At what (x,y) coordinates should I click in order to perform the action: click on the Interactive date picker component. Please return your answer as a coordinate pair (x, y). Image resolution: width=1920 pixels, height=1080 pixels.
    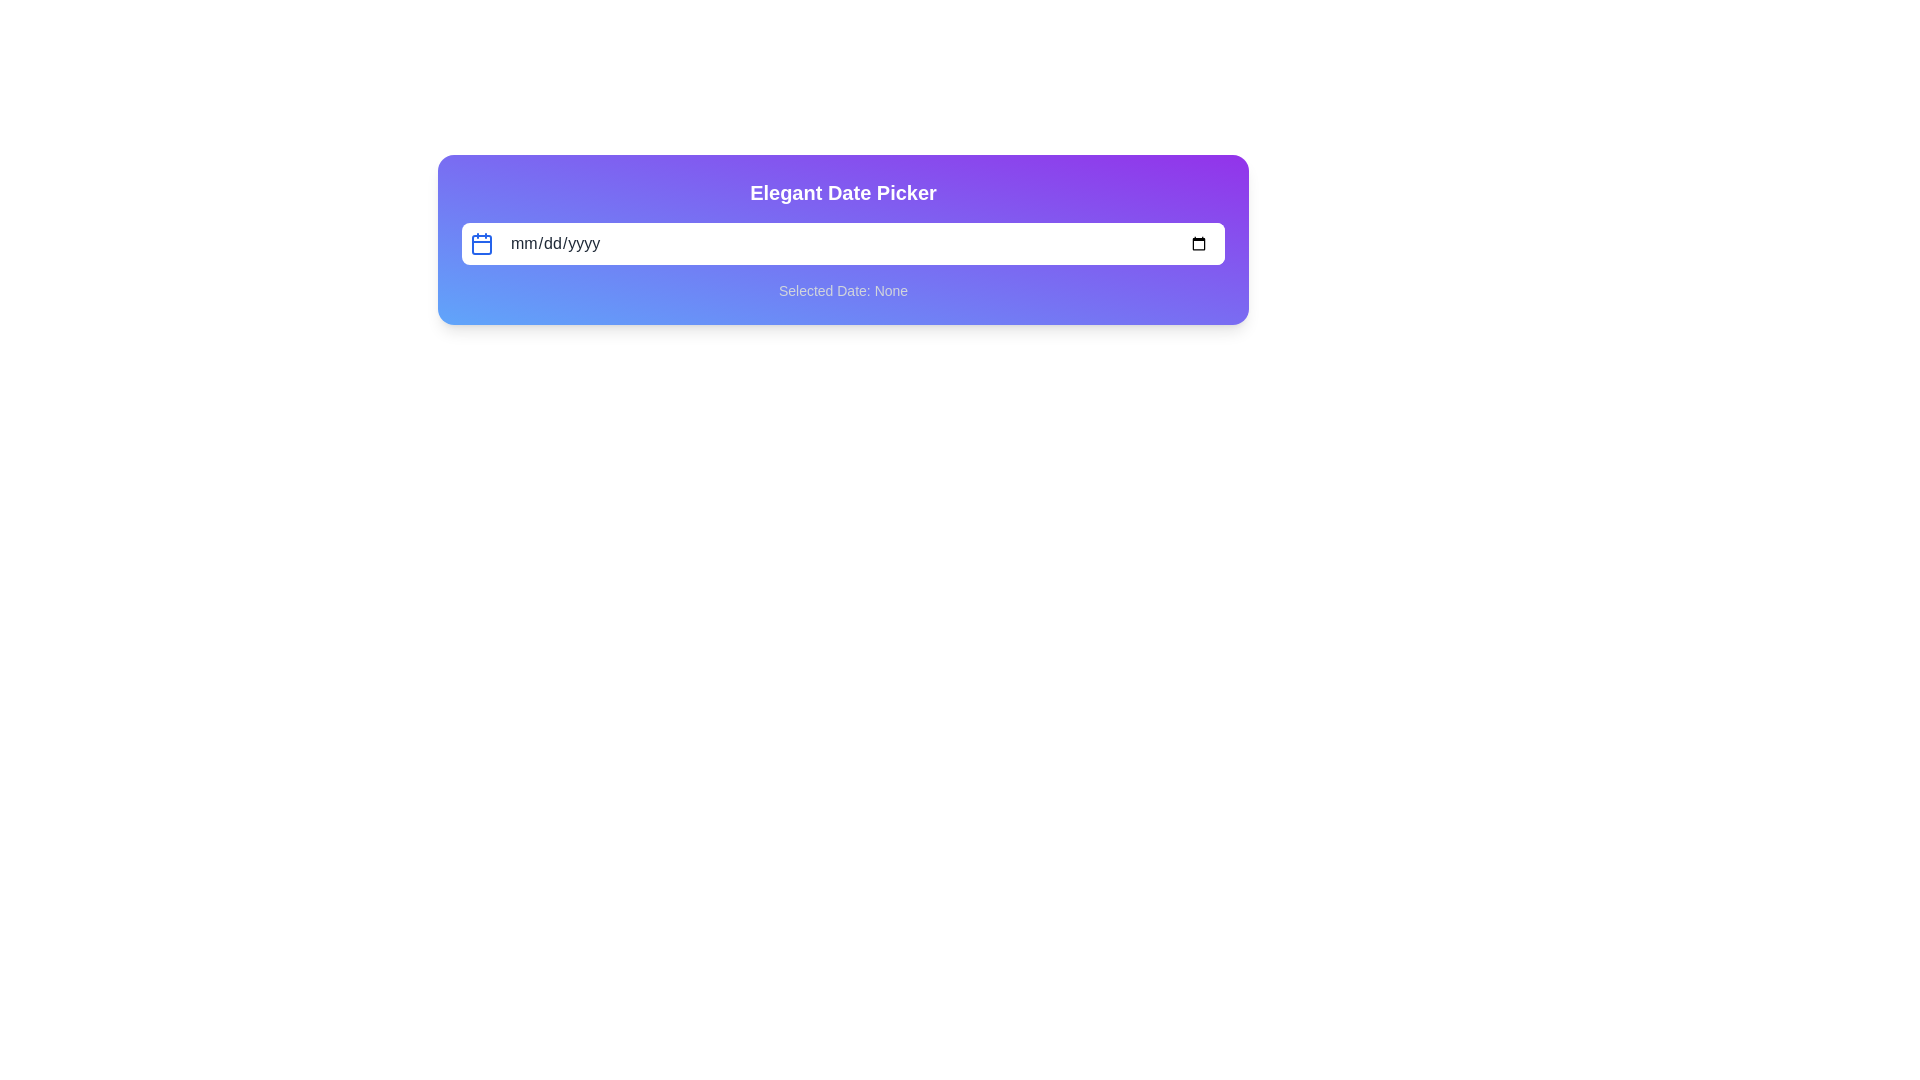
    Looking at the image, I should click on (843, 238).